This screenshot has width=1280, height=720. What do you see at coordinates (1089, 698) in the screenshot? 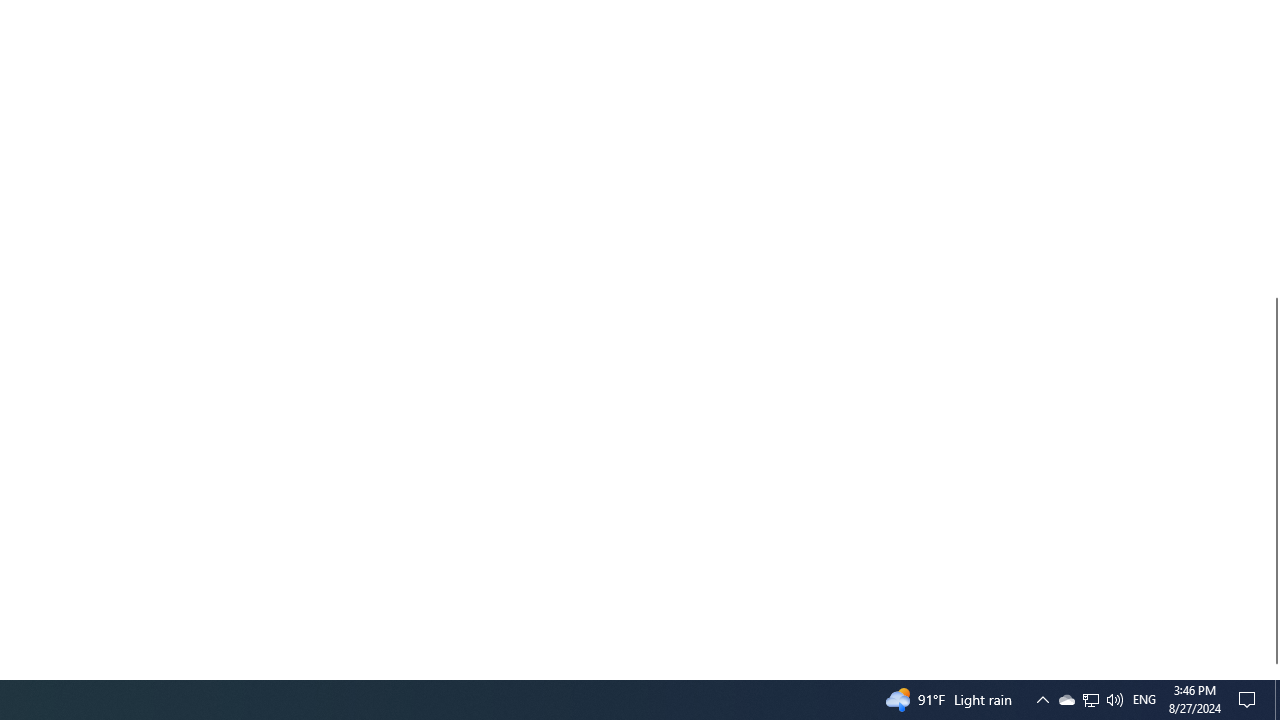
I see `'User Promoted Notification Area'` at bounding box center [1089, 698].